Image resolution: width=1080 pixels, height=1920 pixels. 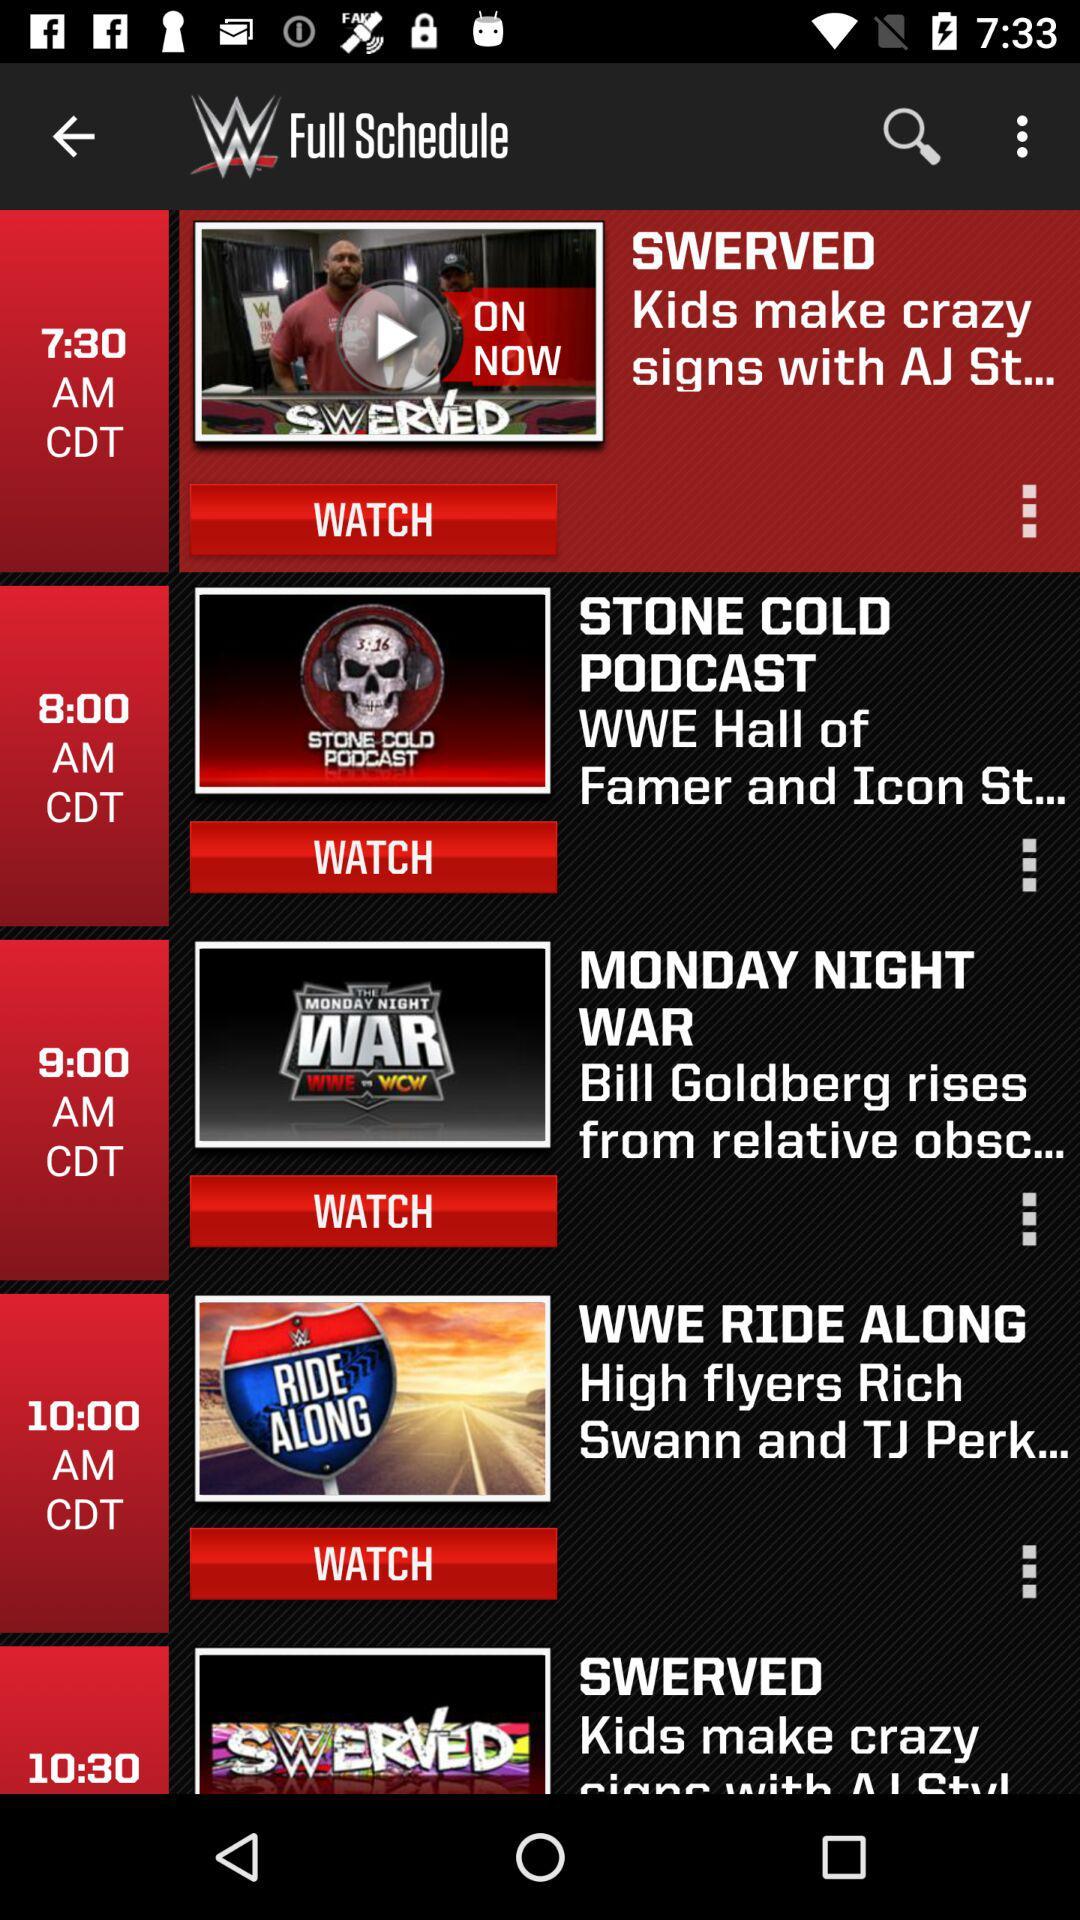 I want to click on video, so click(x=398, y=331).